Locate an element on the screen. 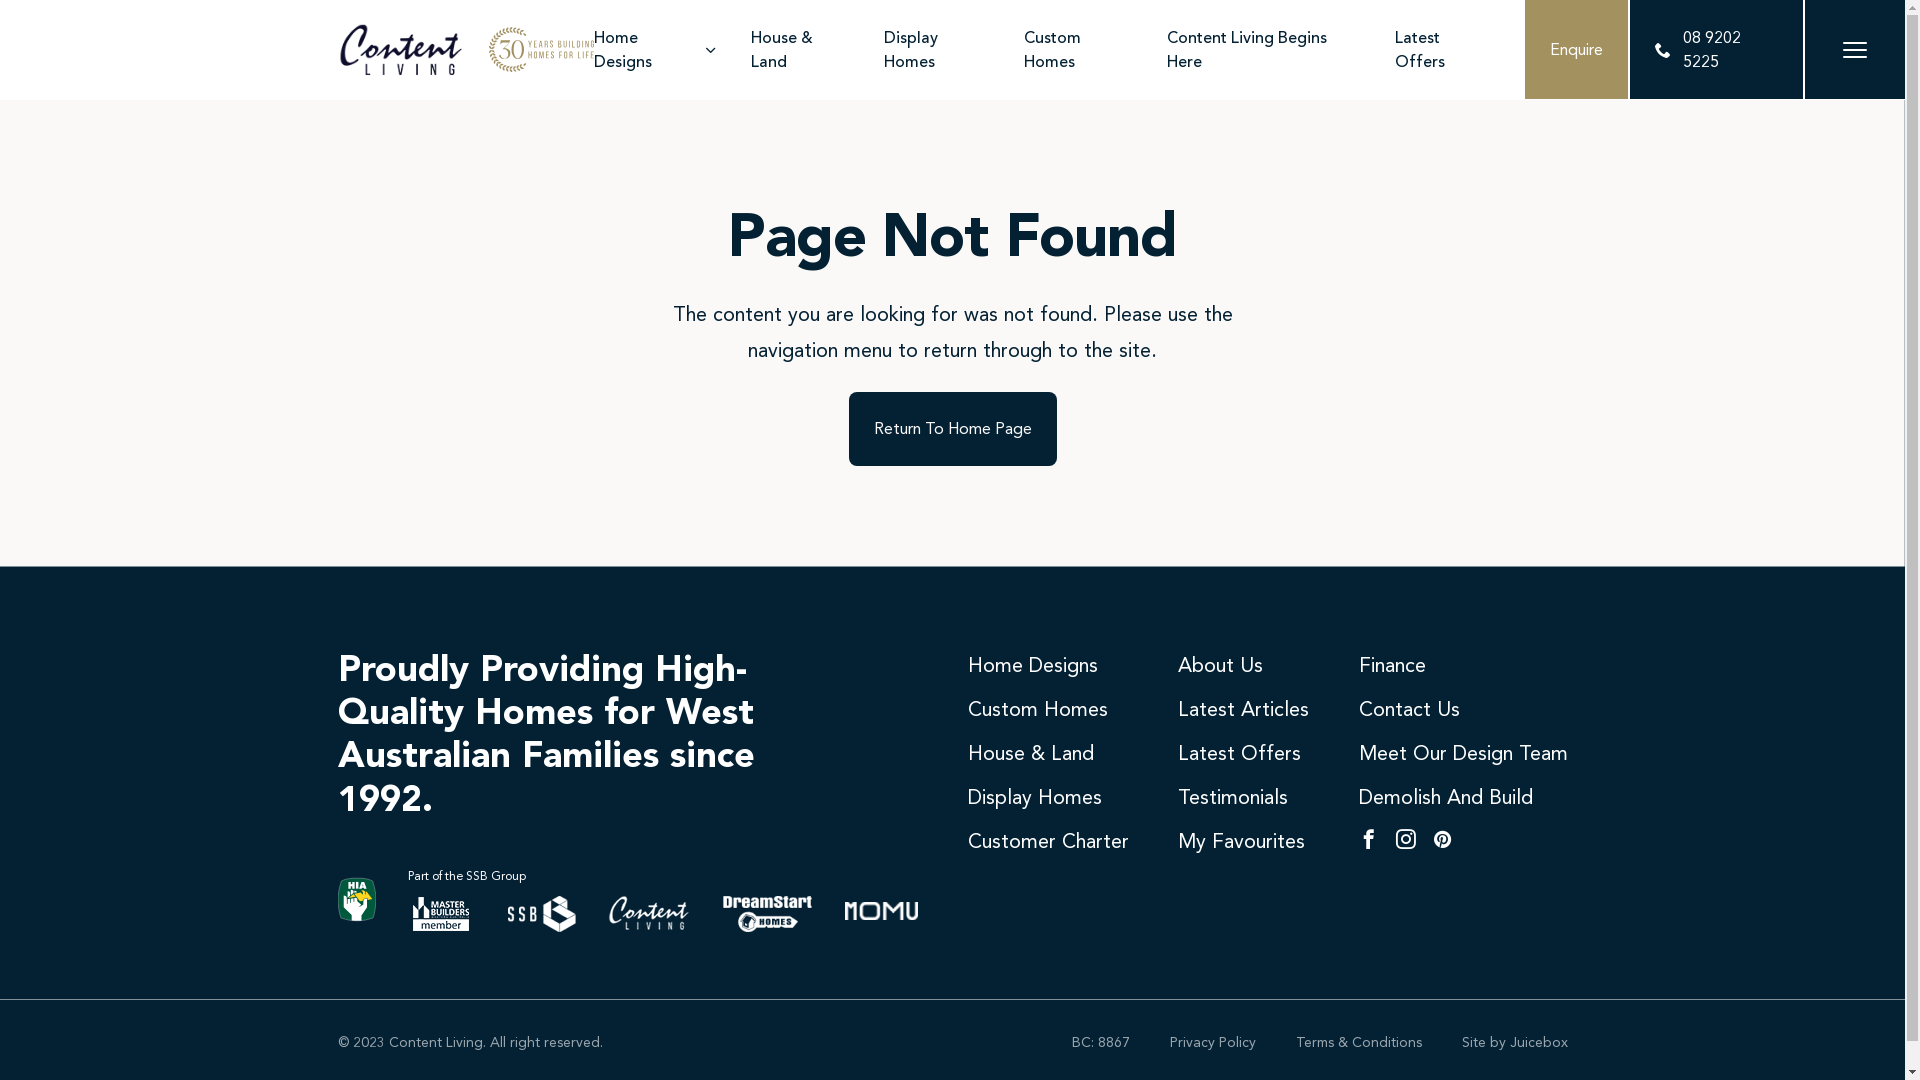 This screenshot has width=1920, height=1080. 'Instagram' is located at coordinates (1405, 840).